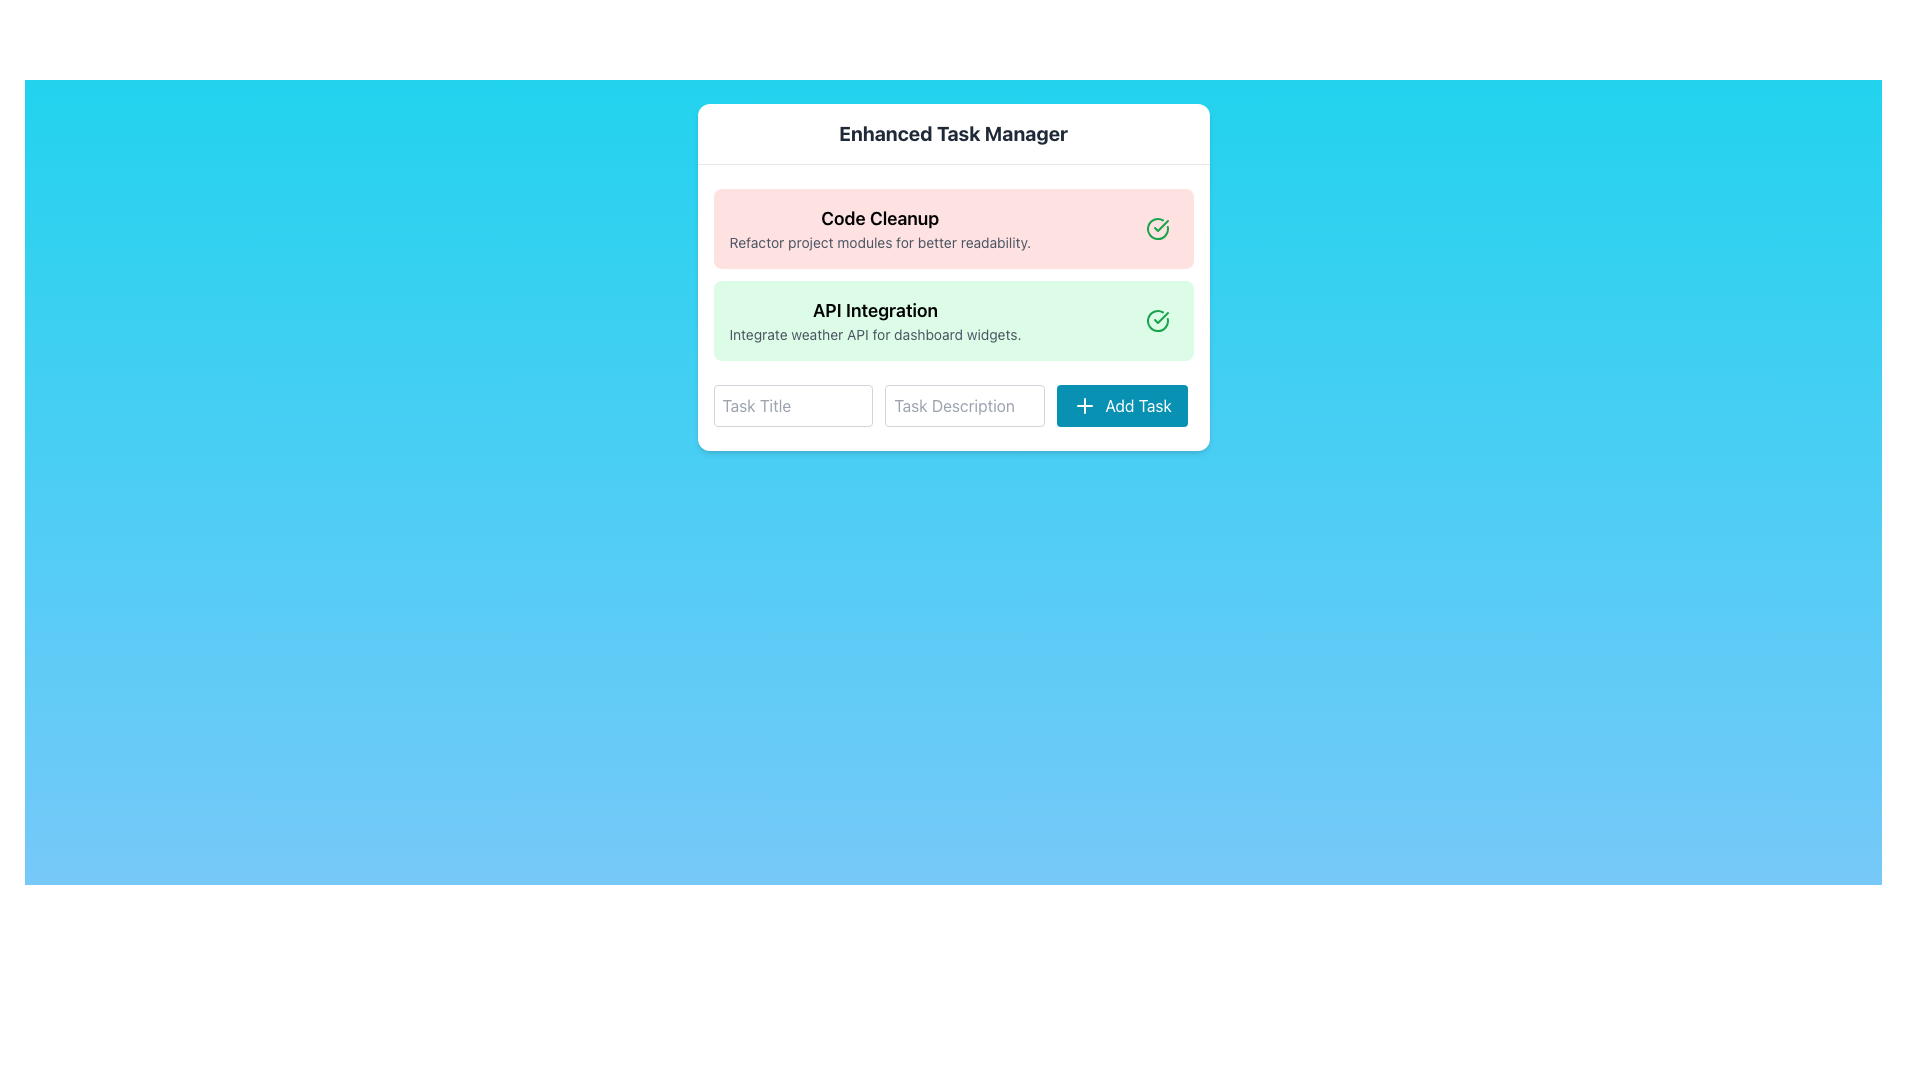  What do you see at coordinates (1122, 405) in the screenshot?
I see `the 'Add Task' button, which is a cyan button with white text and a plus icon, located at the bottom of the centered panel` at bounding box center [1122, 405].